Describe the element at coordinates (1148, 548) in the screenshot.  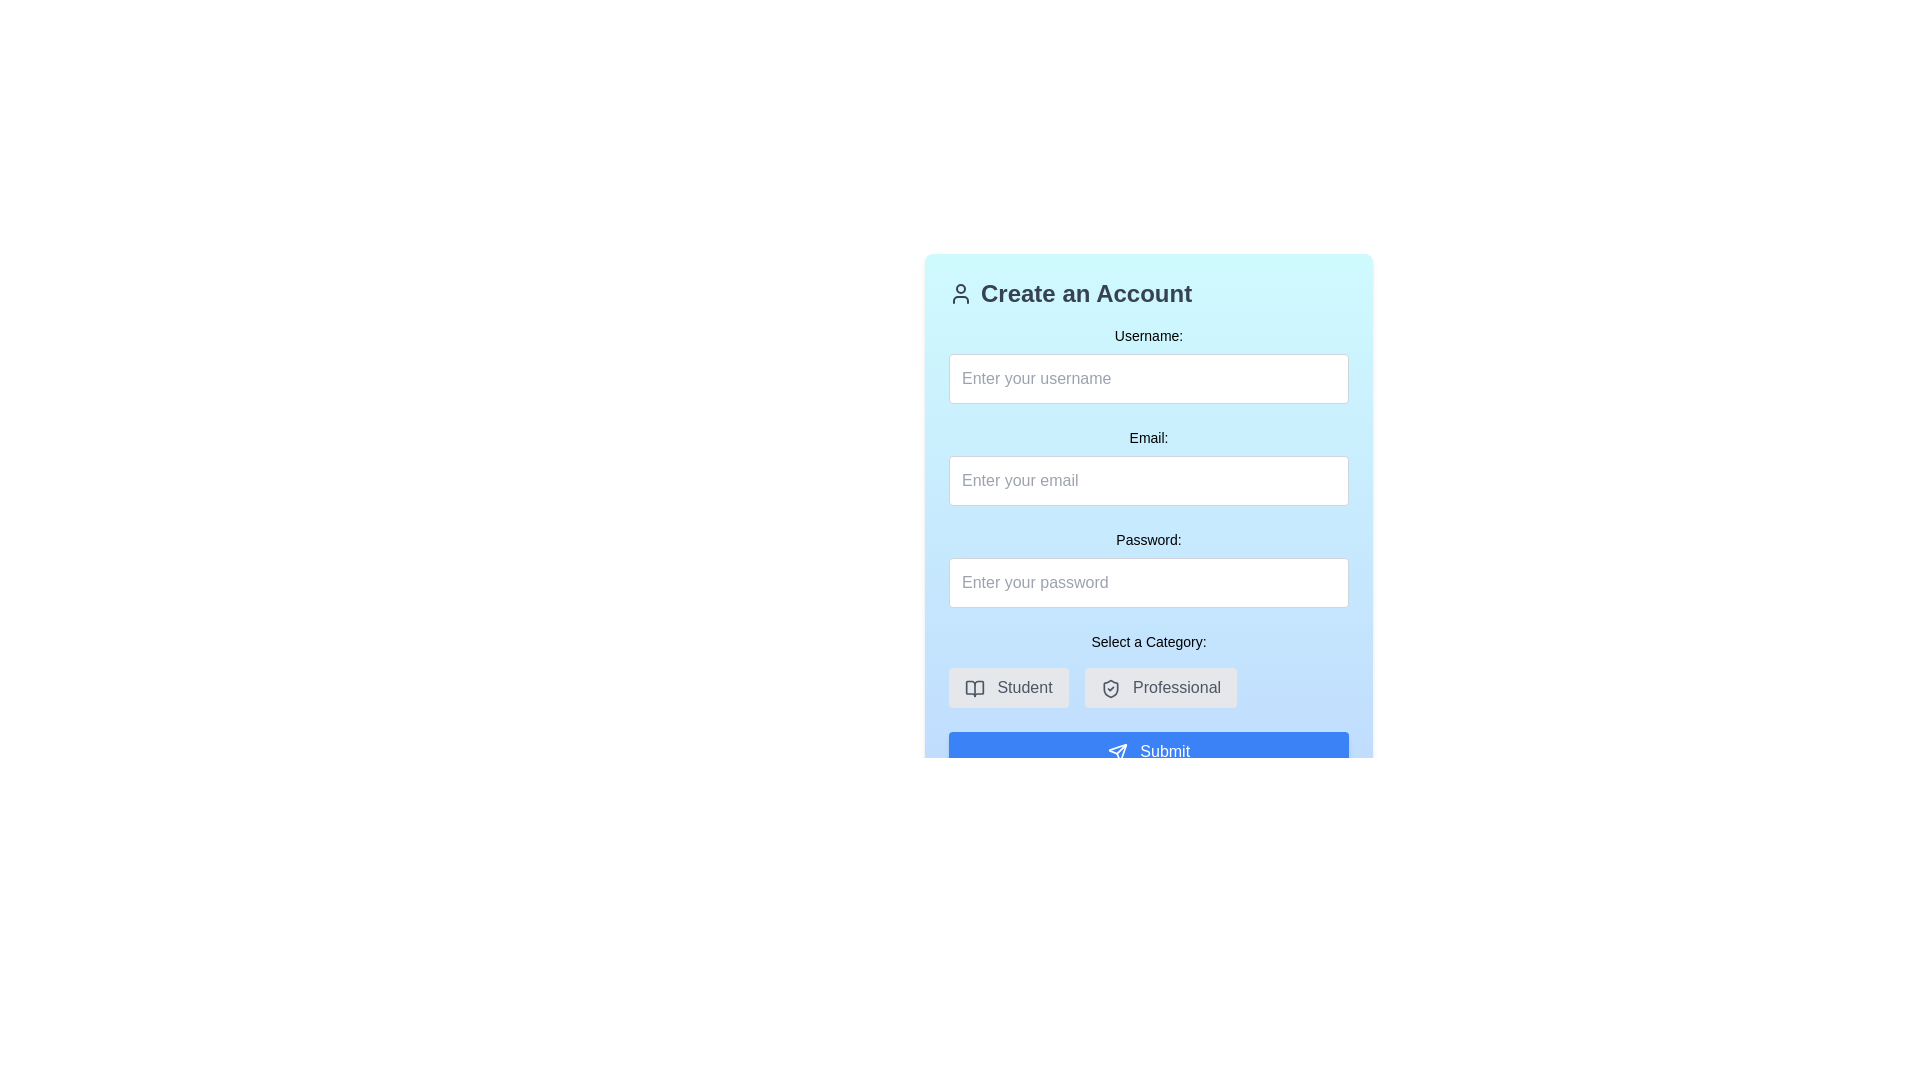
I see `the Password input box, which is a labeled field for entering a password located below the Email input field in the Create an Account section` at that location.